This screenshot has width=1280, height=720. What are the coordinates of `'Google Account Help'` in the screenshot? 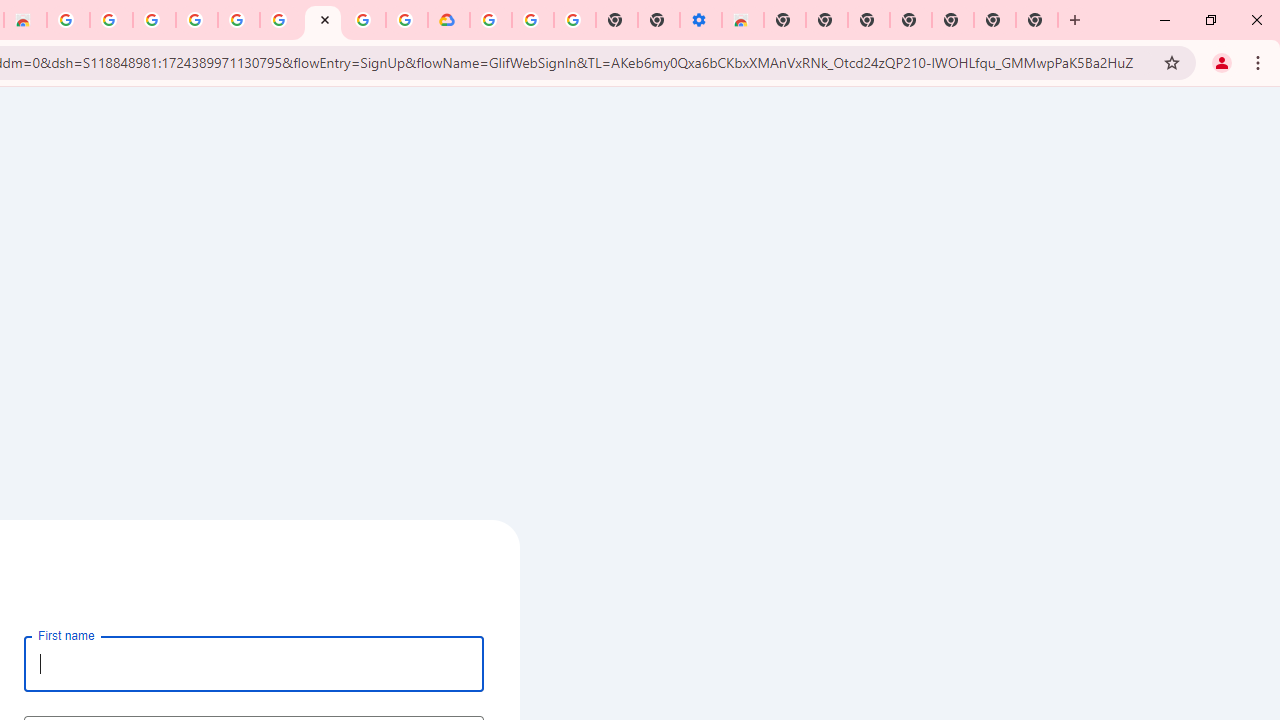 It's located at (533, 20).